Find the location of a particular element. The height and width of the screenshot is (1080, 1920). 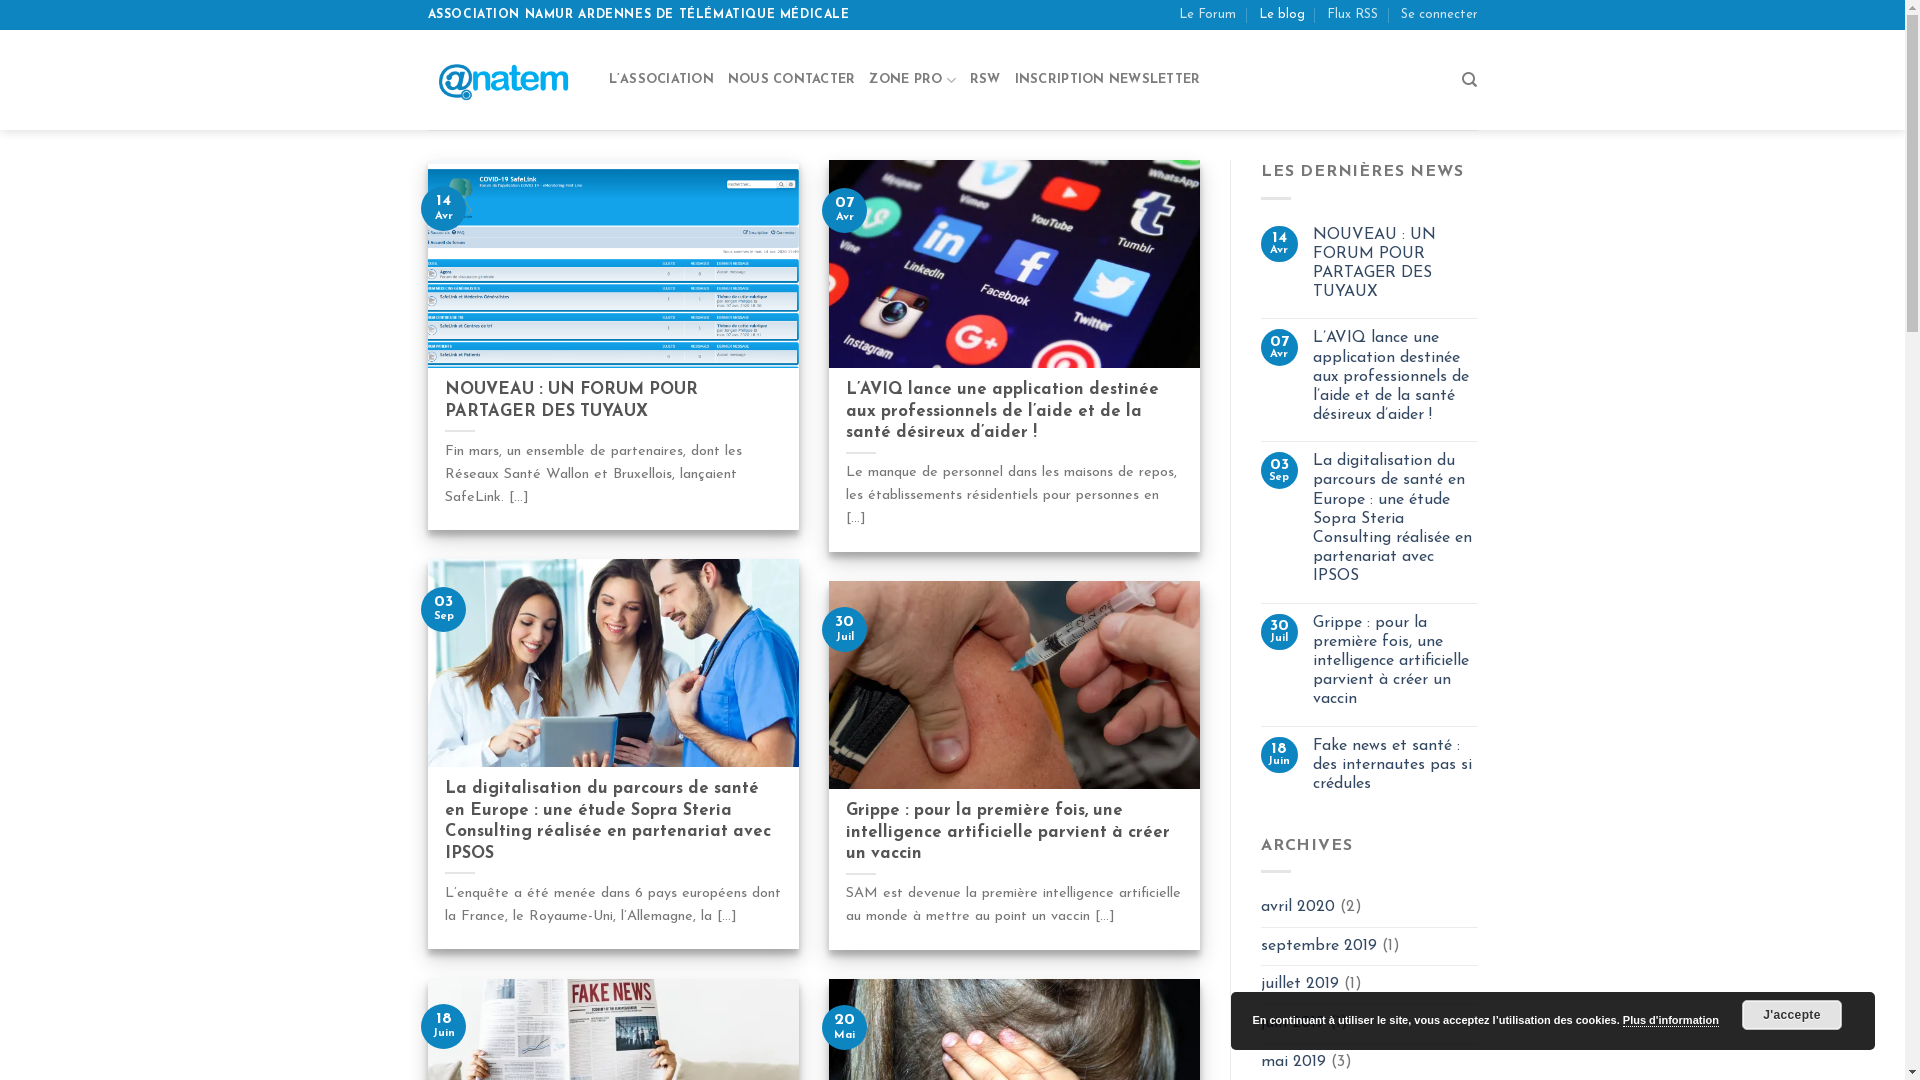

'Plus d'information' is located at coordinates (1670, 1020).